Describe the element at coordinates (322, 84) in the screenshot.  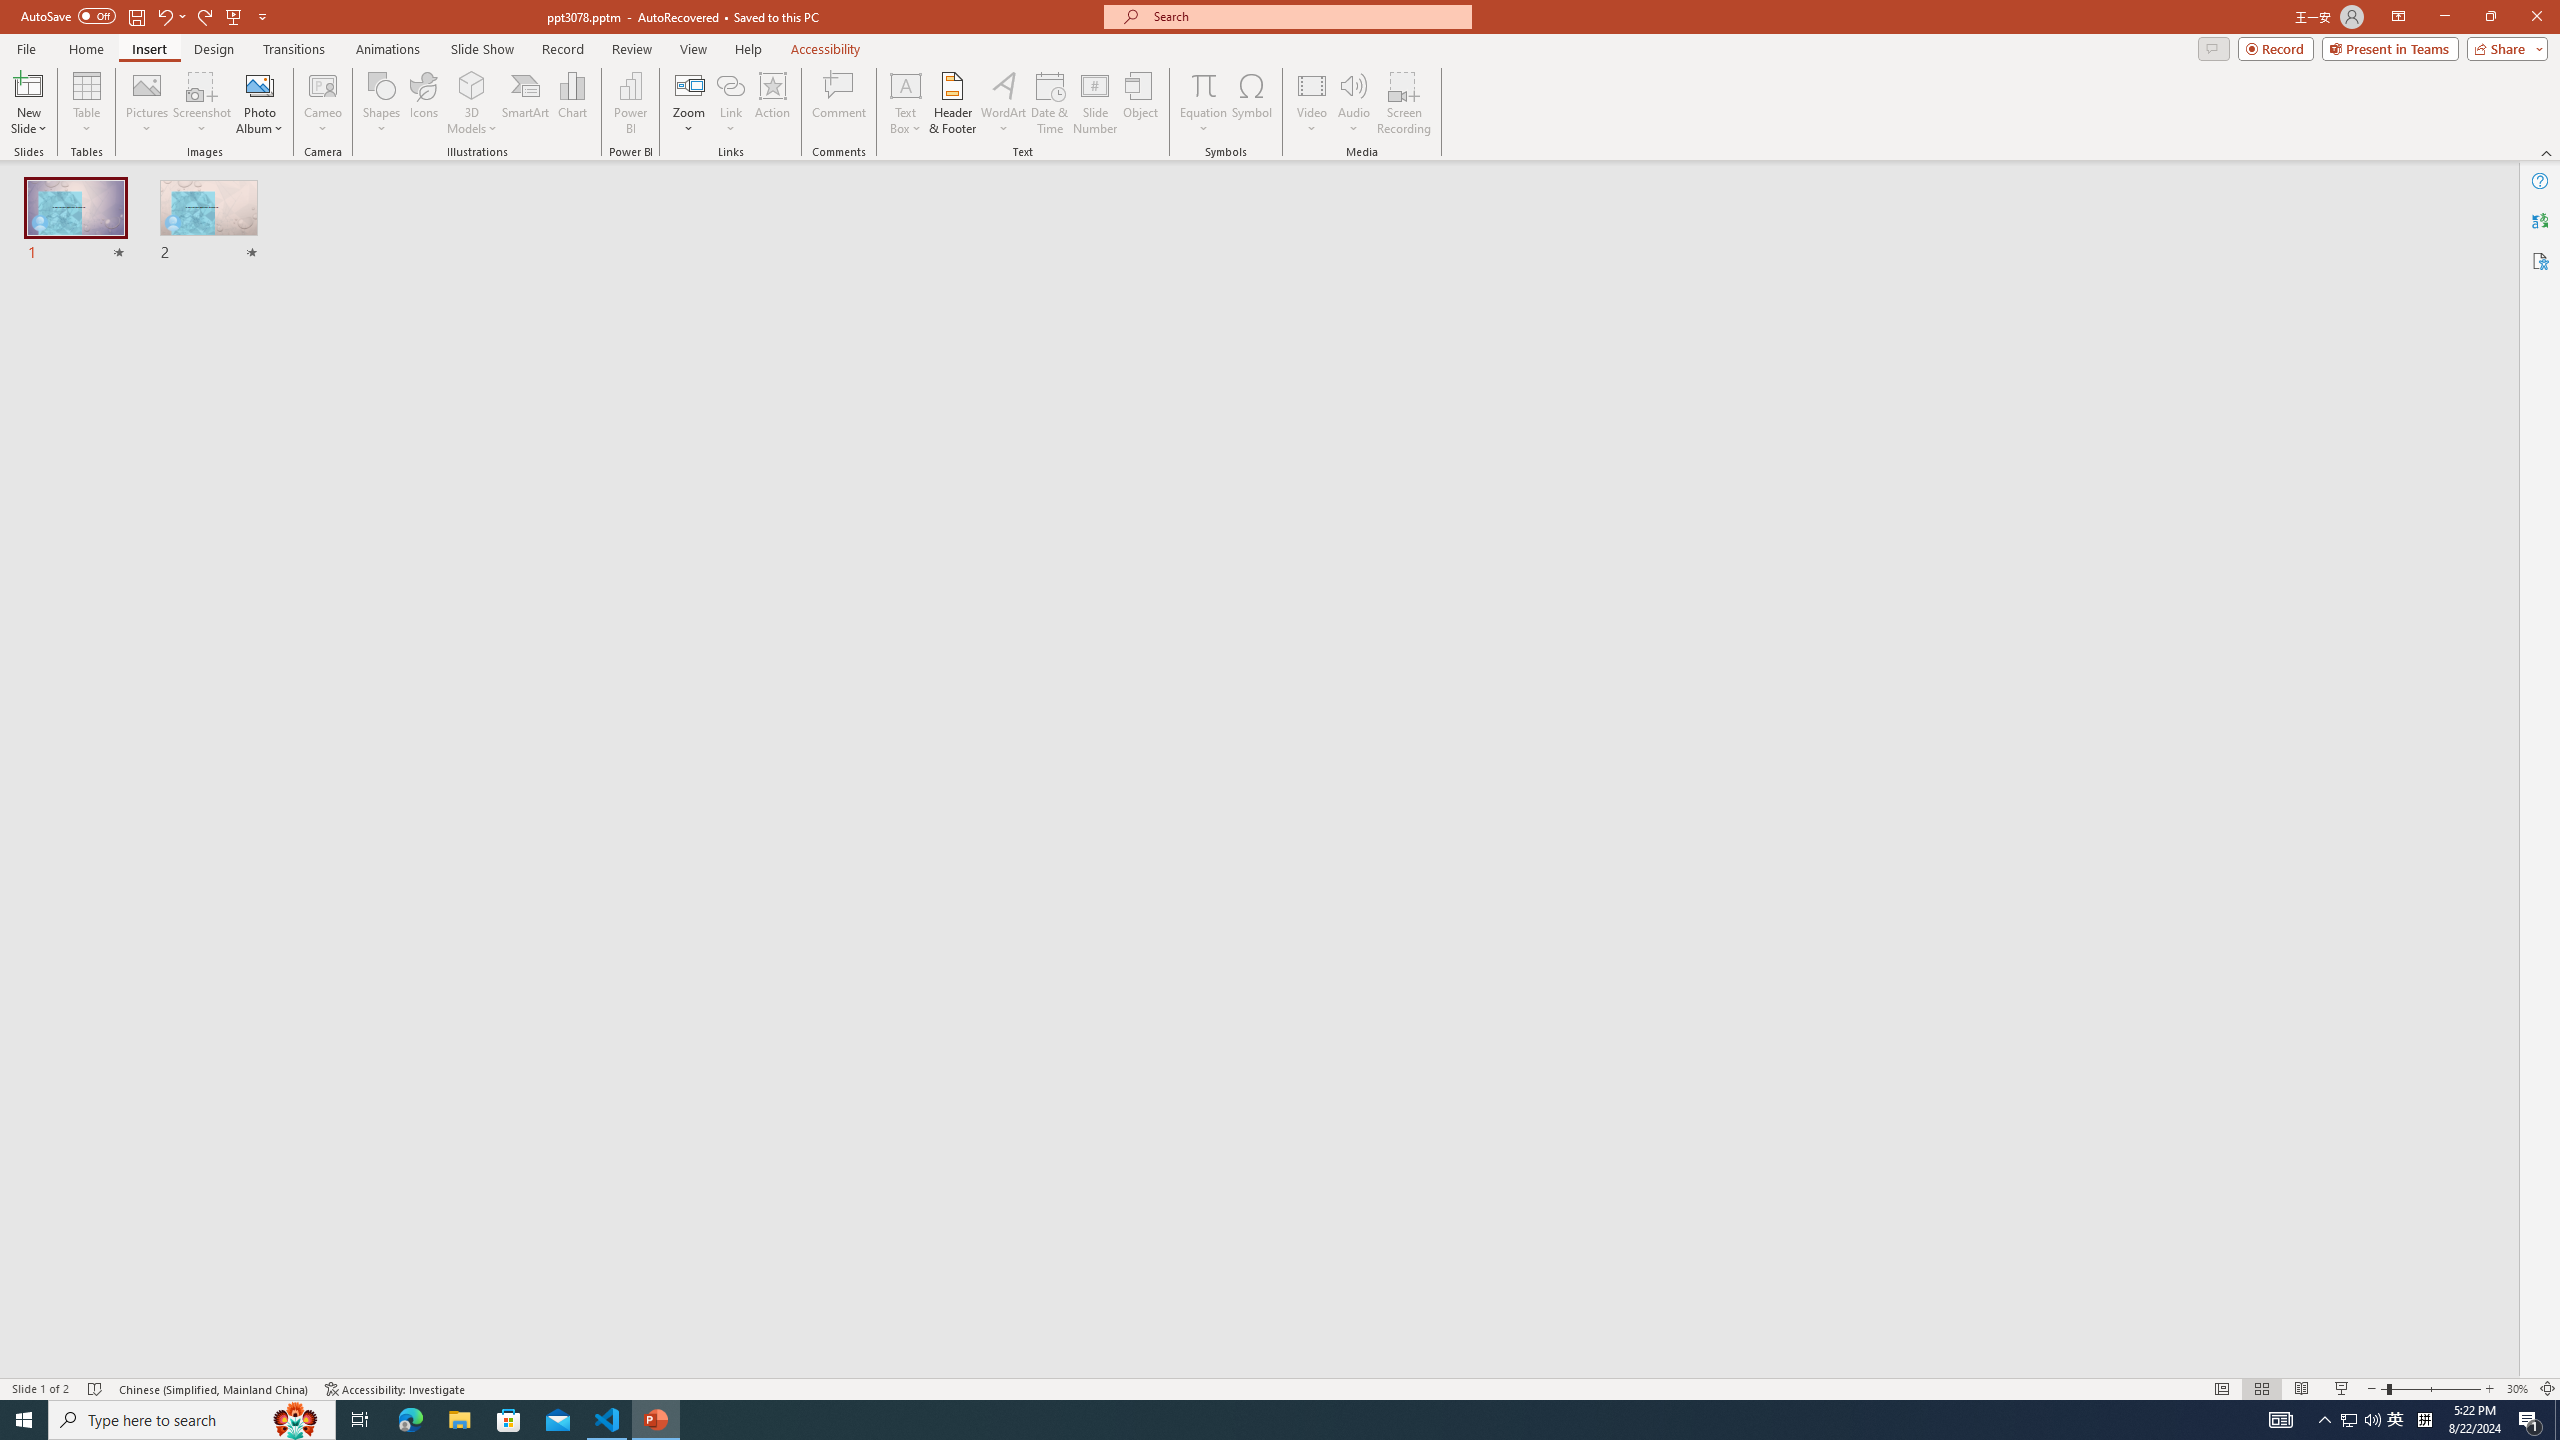
I see `'Cameo'` at that location.